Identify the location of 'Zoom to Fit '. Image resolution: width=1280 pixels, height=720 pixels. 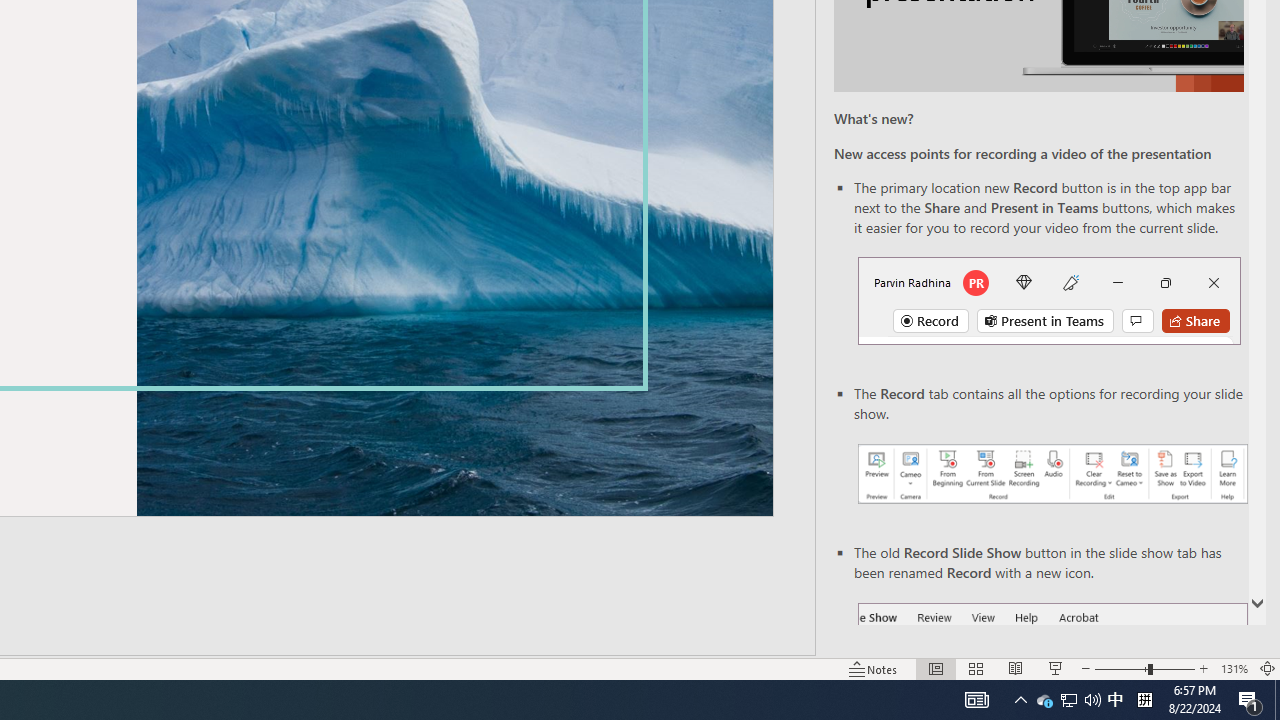
(1266, 669).